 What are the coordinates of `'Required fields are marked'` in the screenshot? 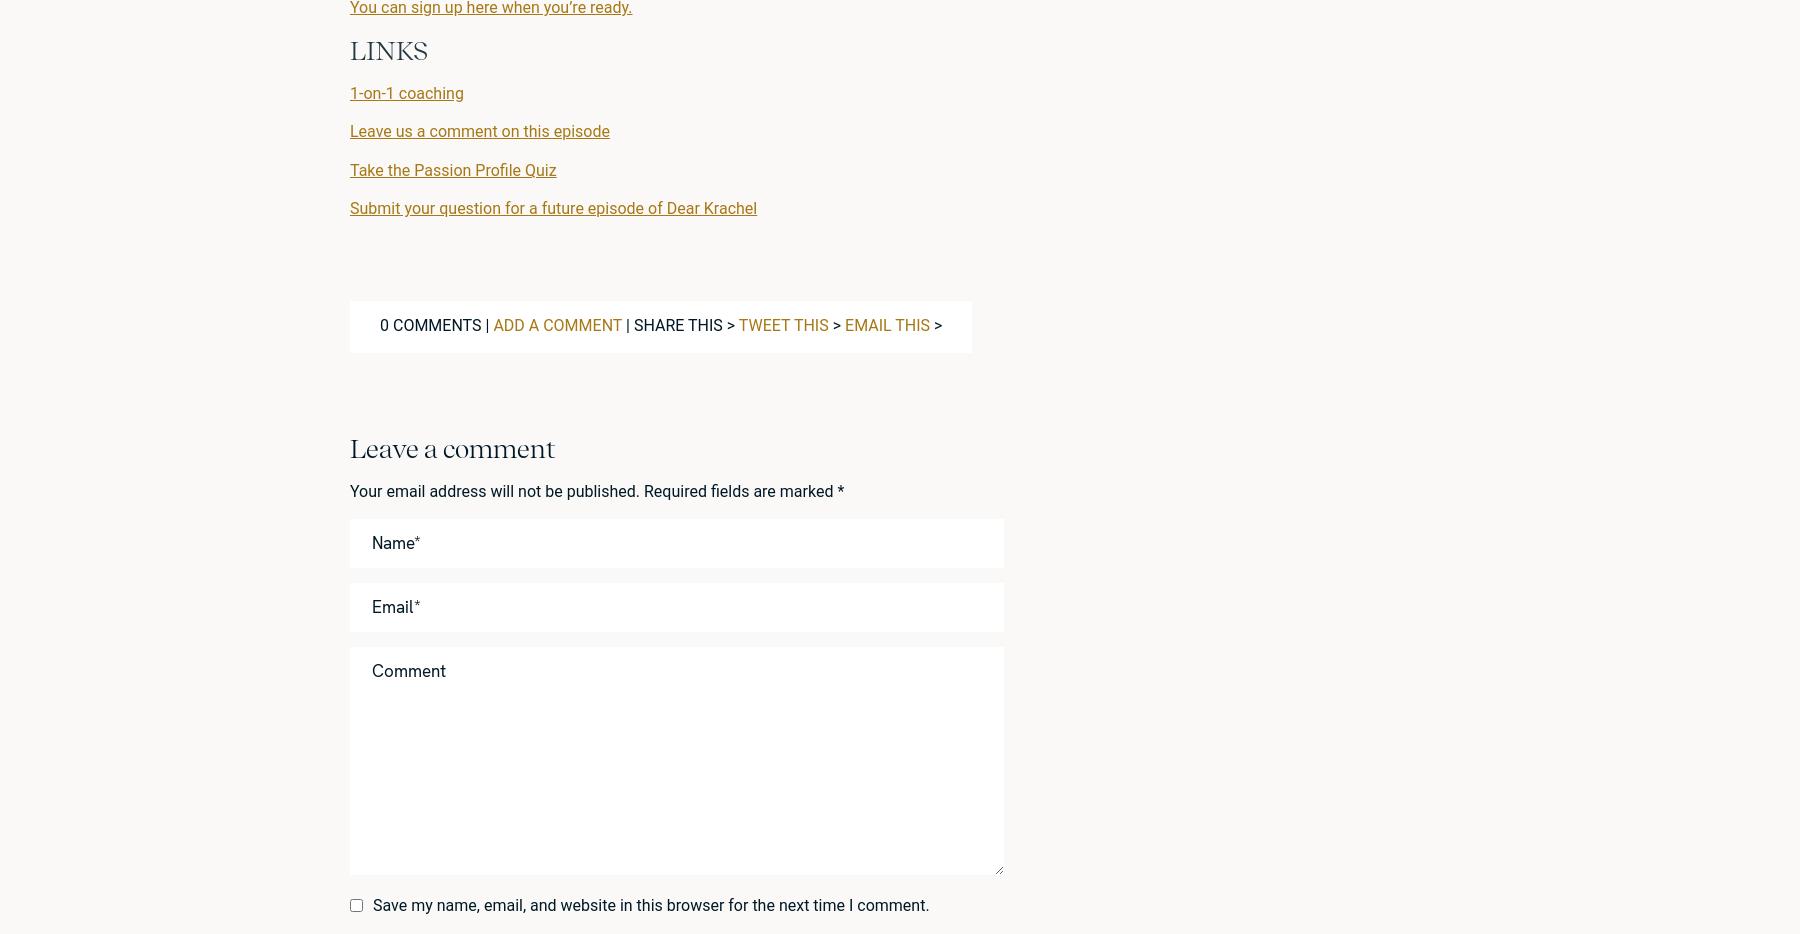 It's located at (739, 490).